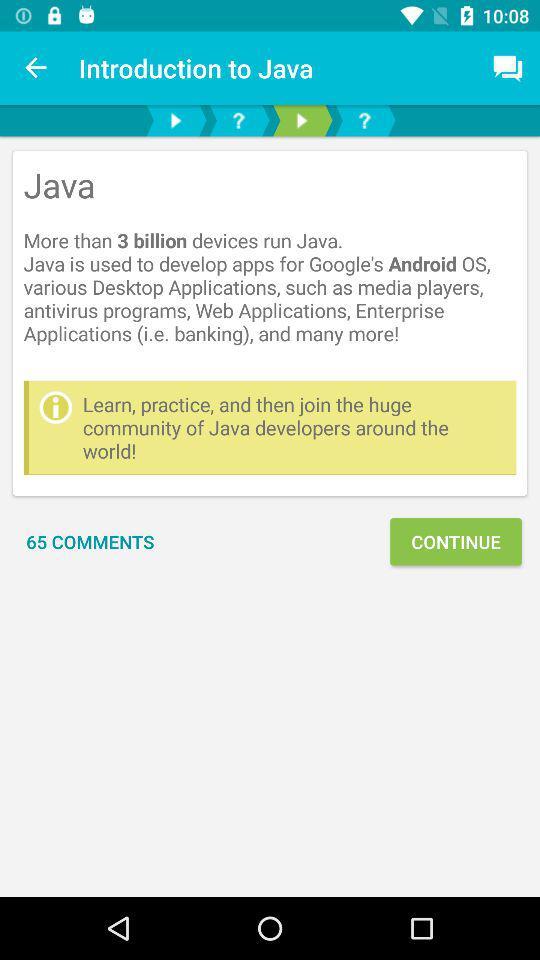 The height and width of the screenshot is (960, 540). What do you see at coordinates (508, 68) in the screenshot?
I see `icon above the java  more icon` at bounding box center [508, 68].